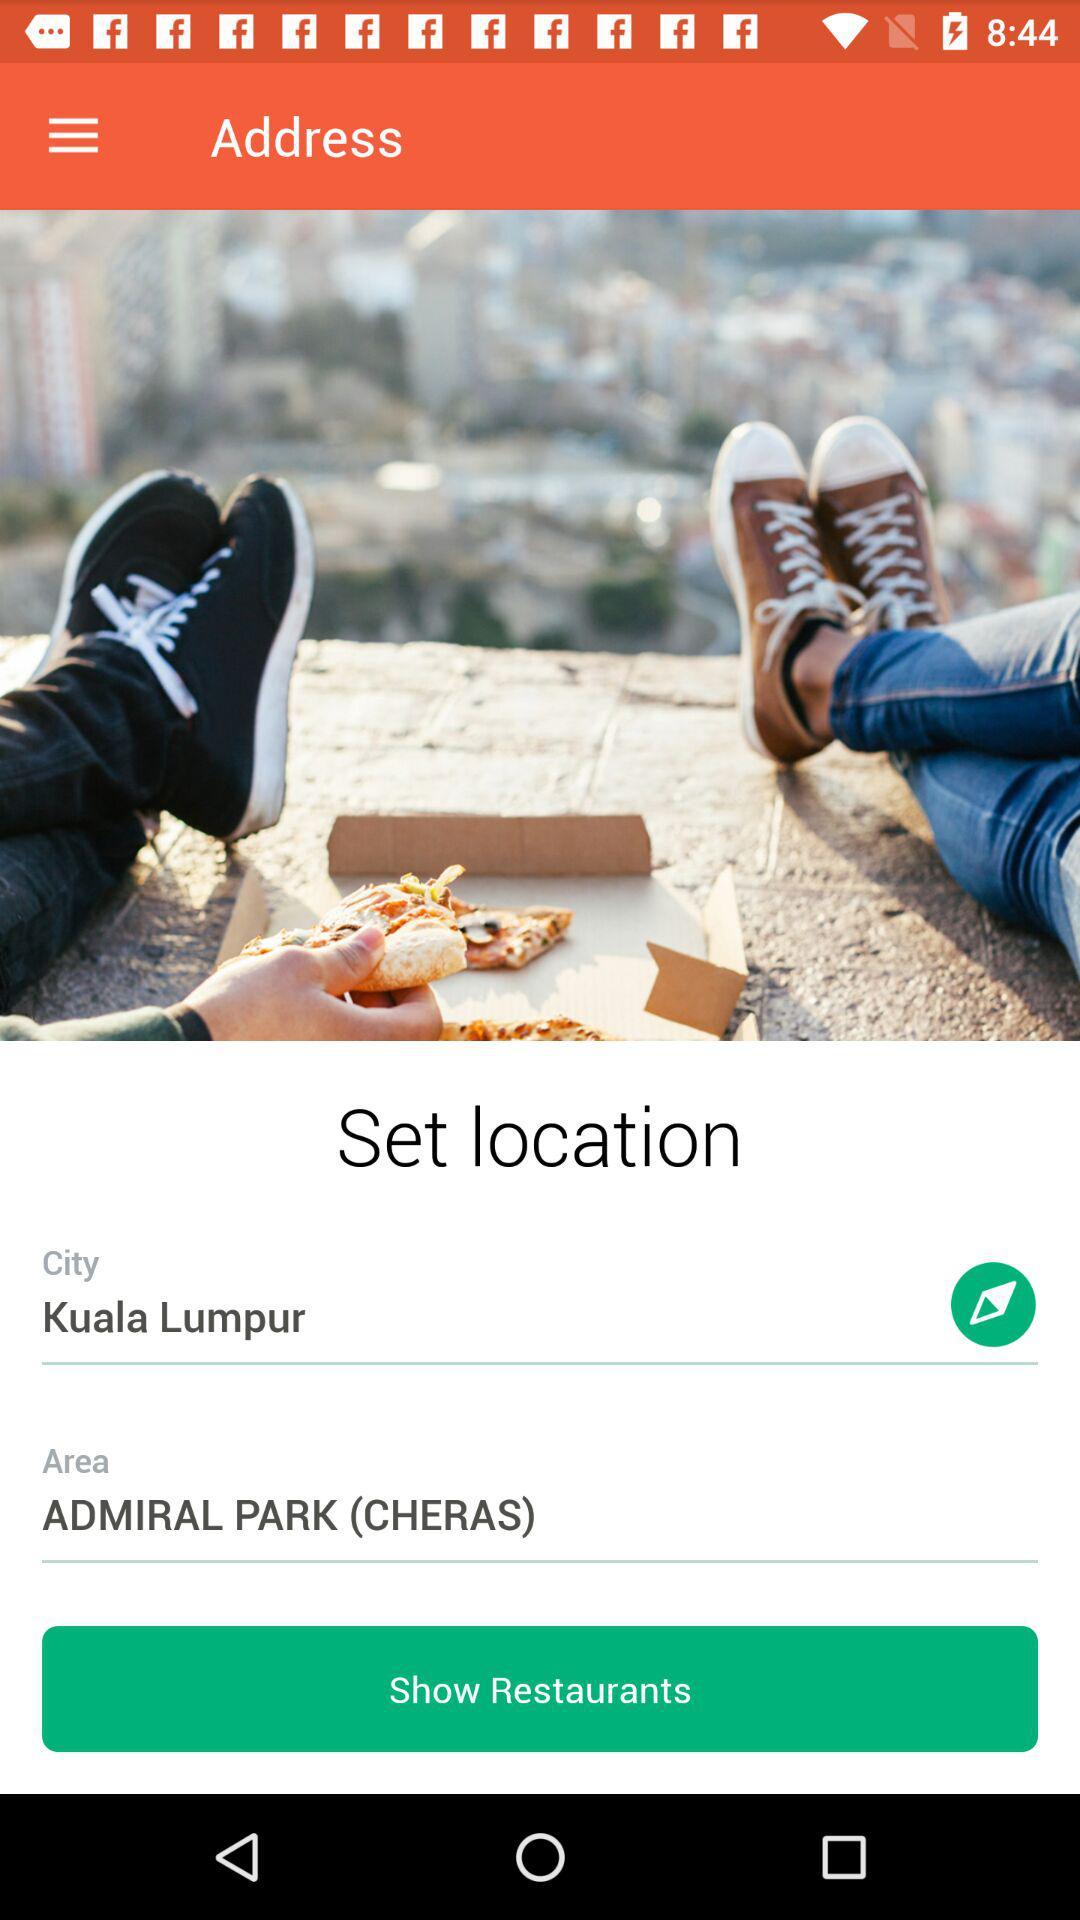  Describe the element at coordinates (994, 1324) in the screenshot. I see `item above admiral park (cheras) item` at that location.